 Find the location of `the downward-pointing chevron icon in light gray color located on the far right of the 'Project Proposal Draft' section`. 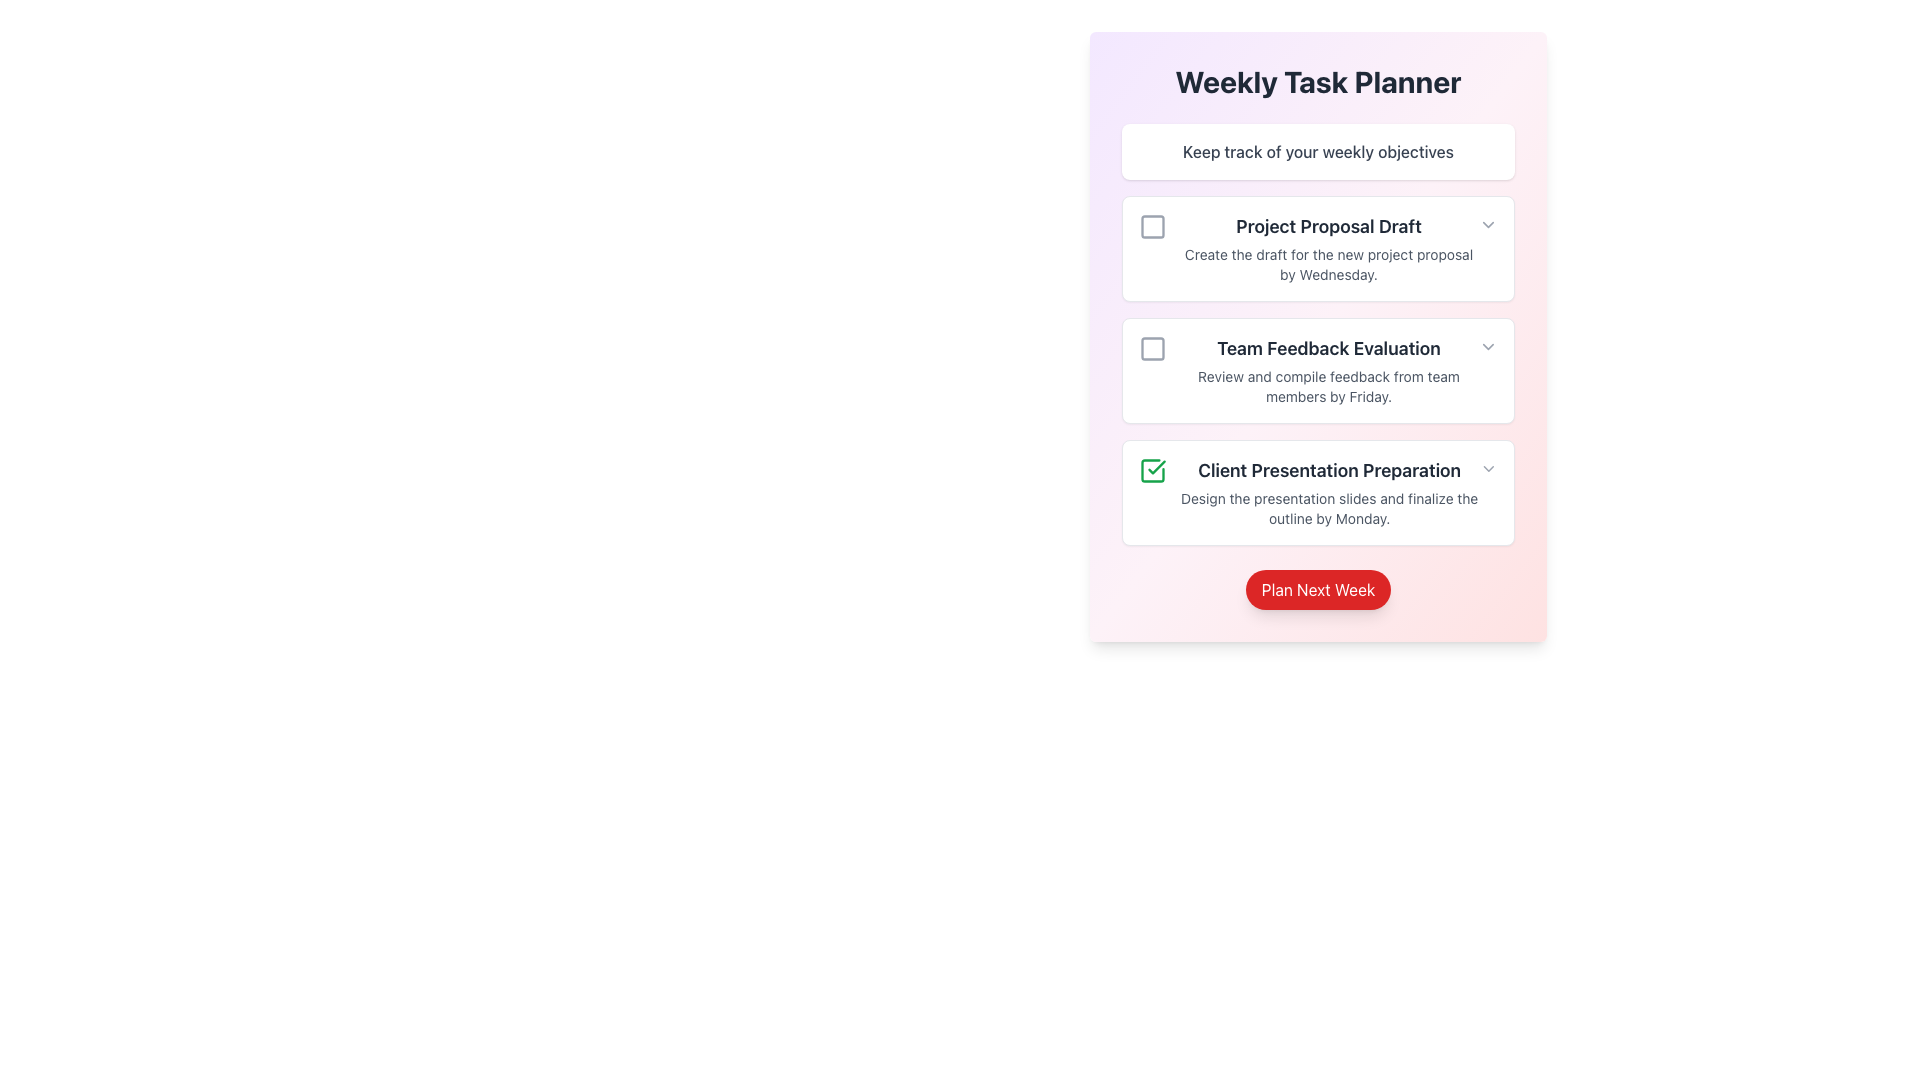

the downward-pointing chevron icon in light gray color located on the far right of the 'Project Proposal Draft' section is located at coordinates (1488, 224).